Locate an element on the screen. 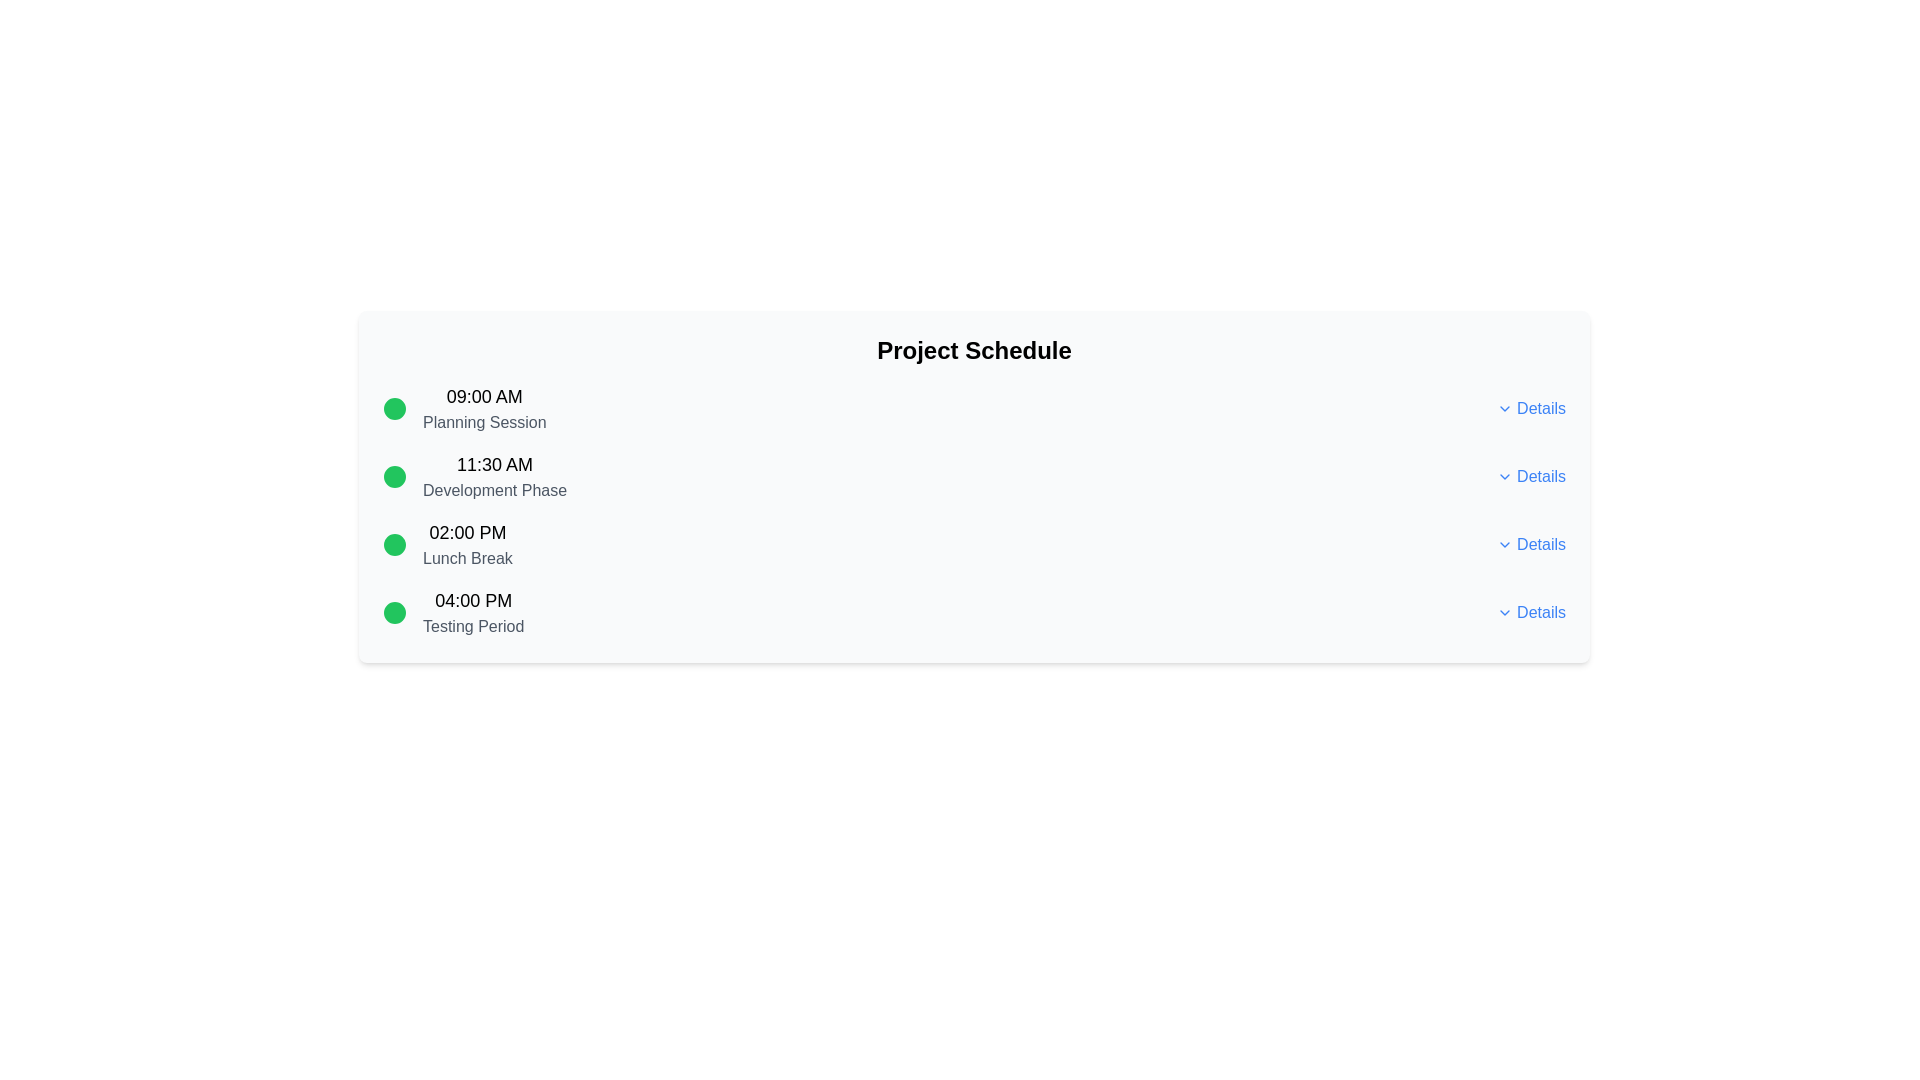 The image size is (1920, 1080). text label 'Details' styled in blue font, located on the far-right side of the row in the list, aligned with the '09:00 AM Planning Session' row is located at coordinates (1540, 407).